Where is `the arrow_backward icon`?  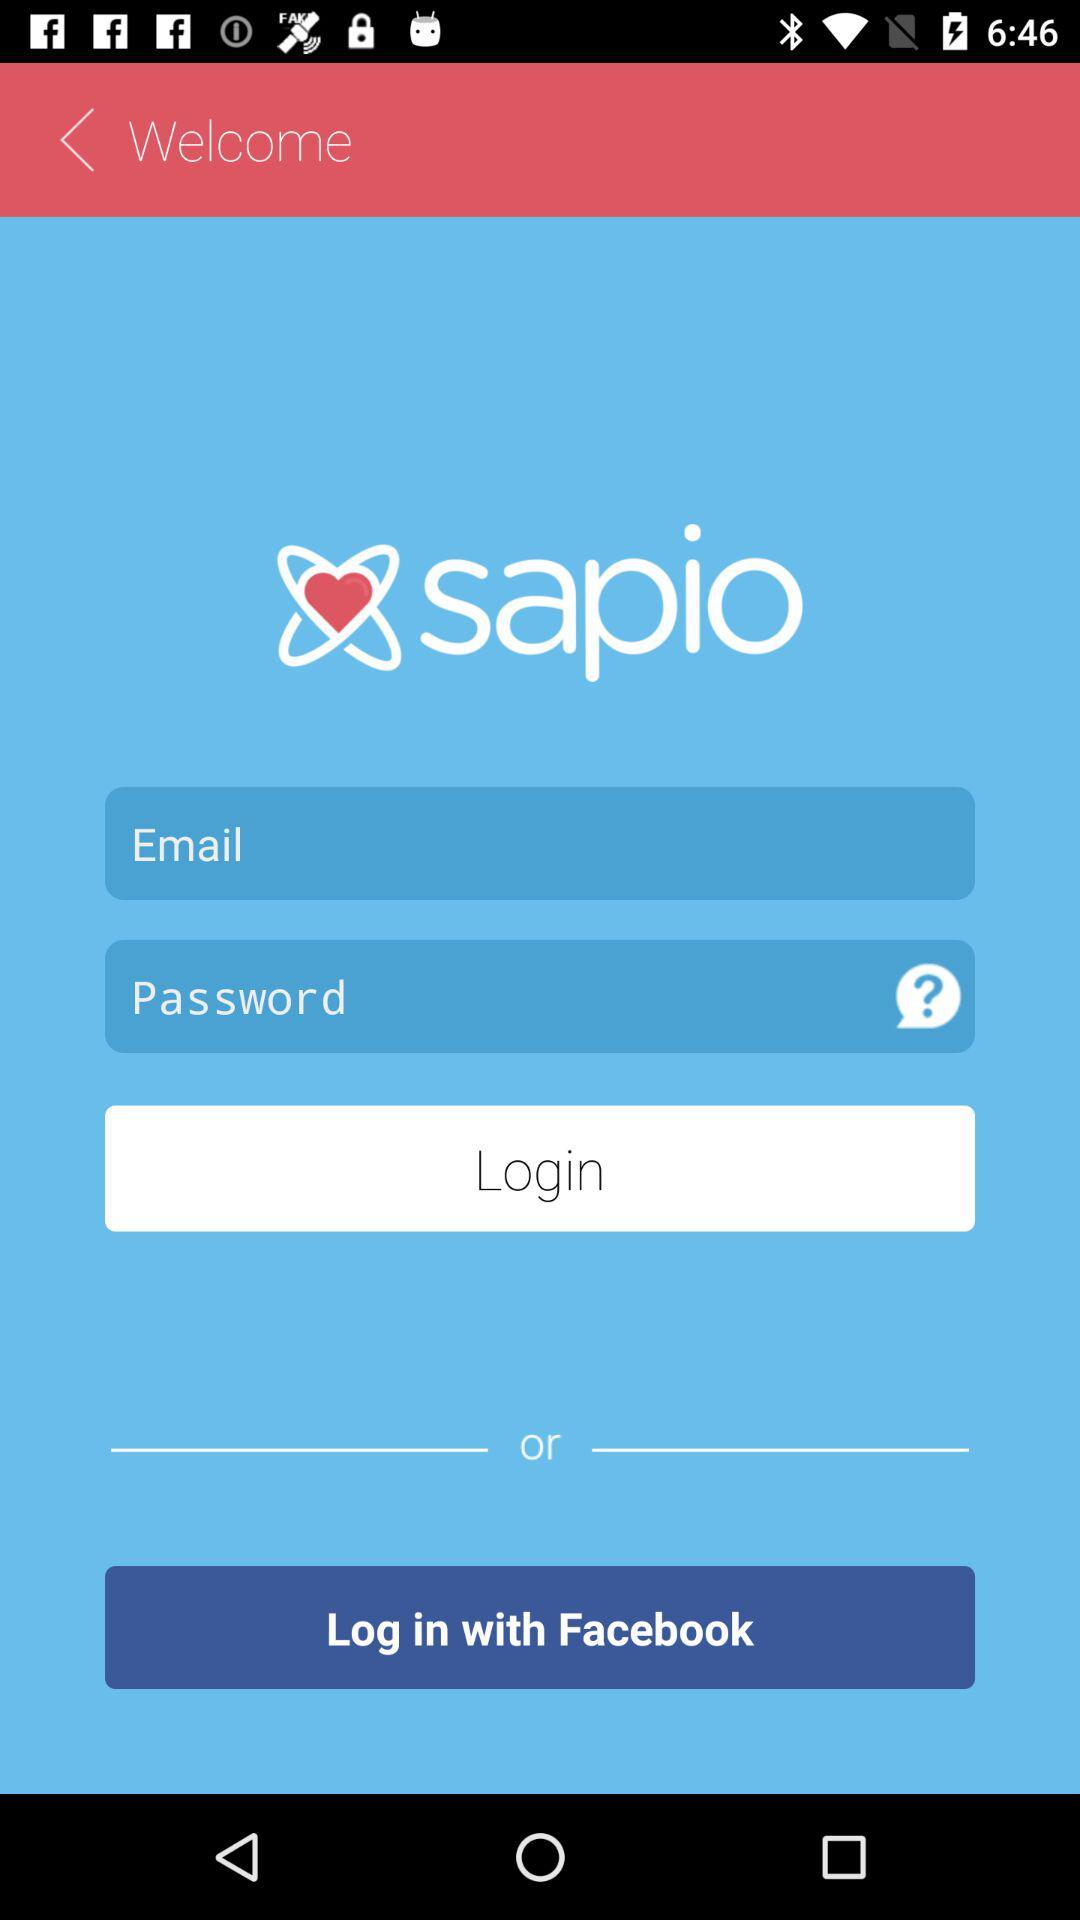 the arrow_backward icon is located at coordinates (75, 138).